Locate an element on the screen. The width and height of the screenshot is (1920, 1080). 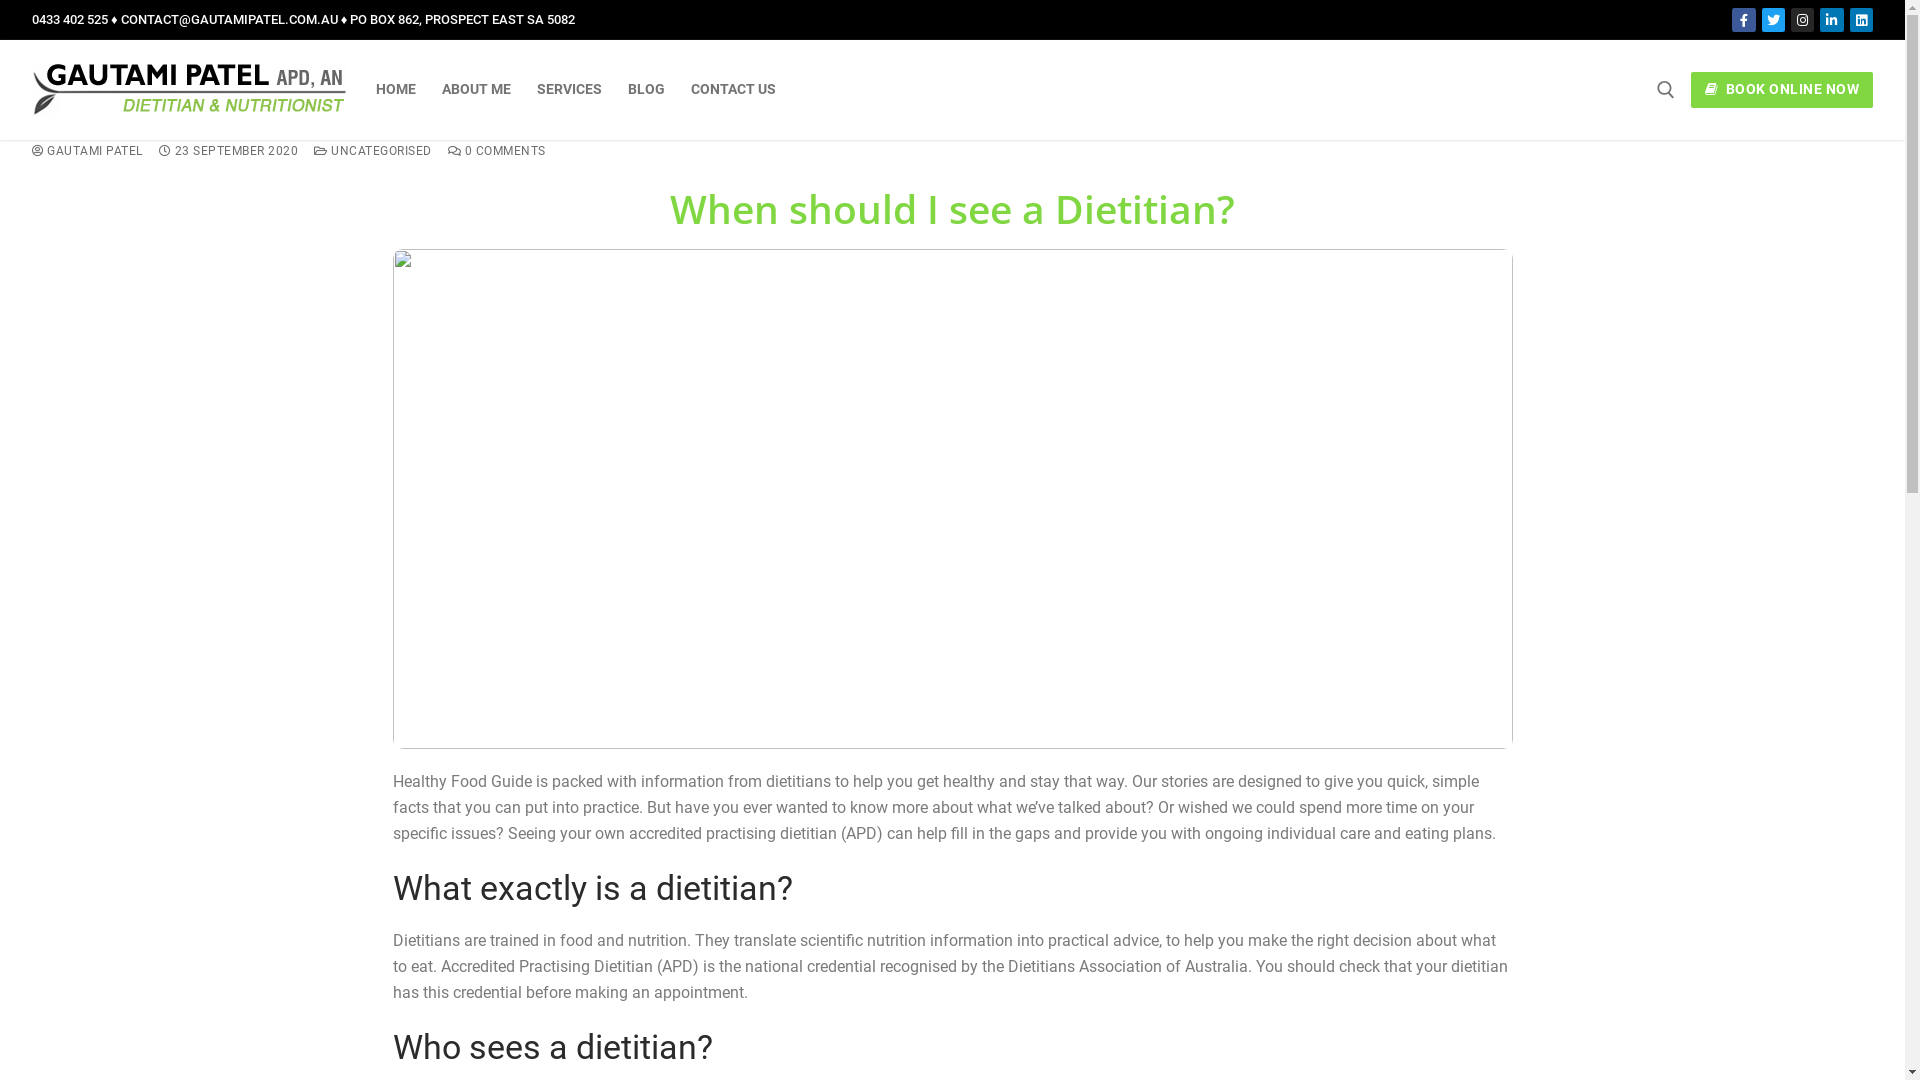
'SERVICES' is located at coordinates (523, 88).